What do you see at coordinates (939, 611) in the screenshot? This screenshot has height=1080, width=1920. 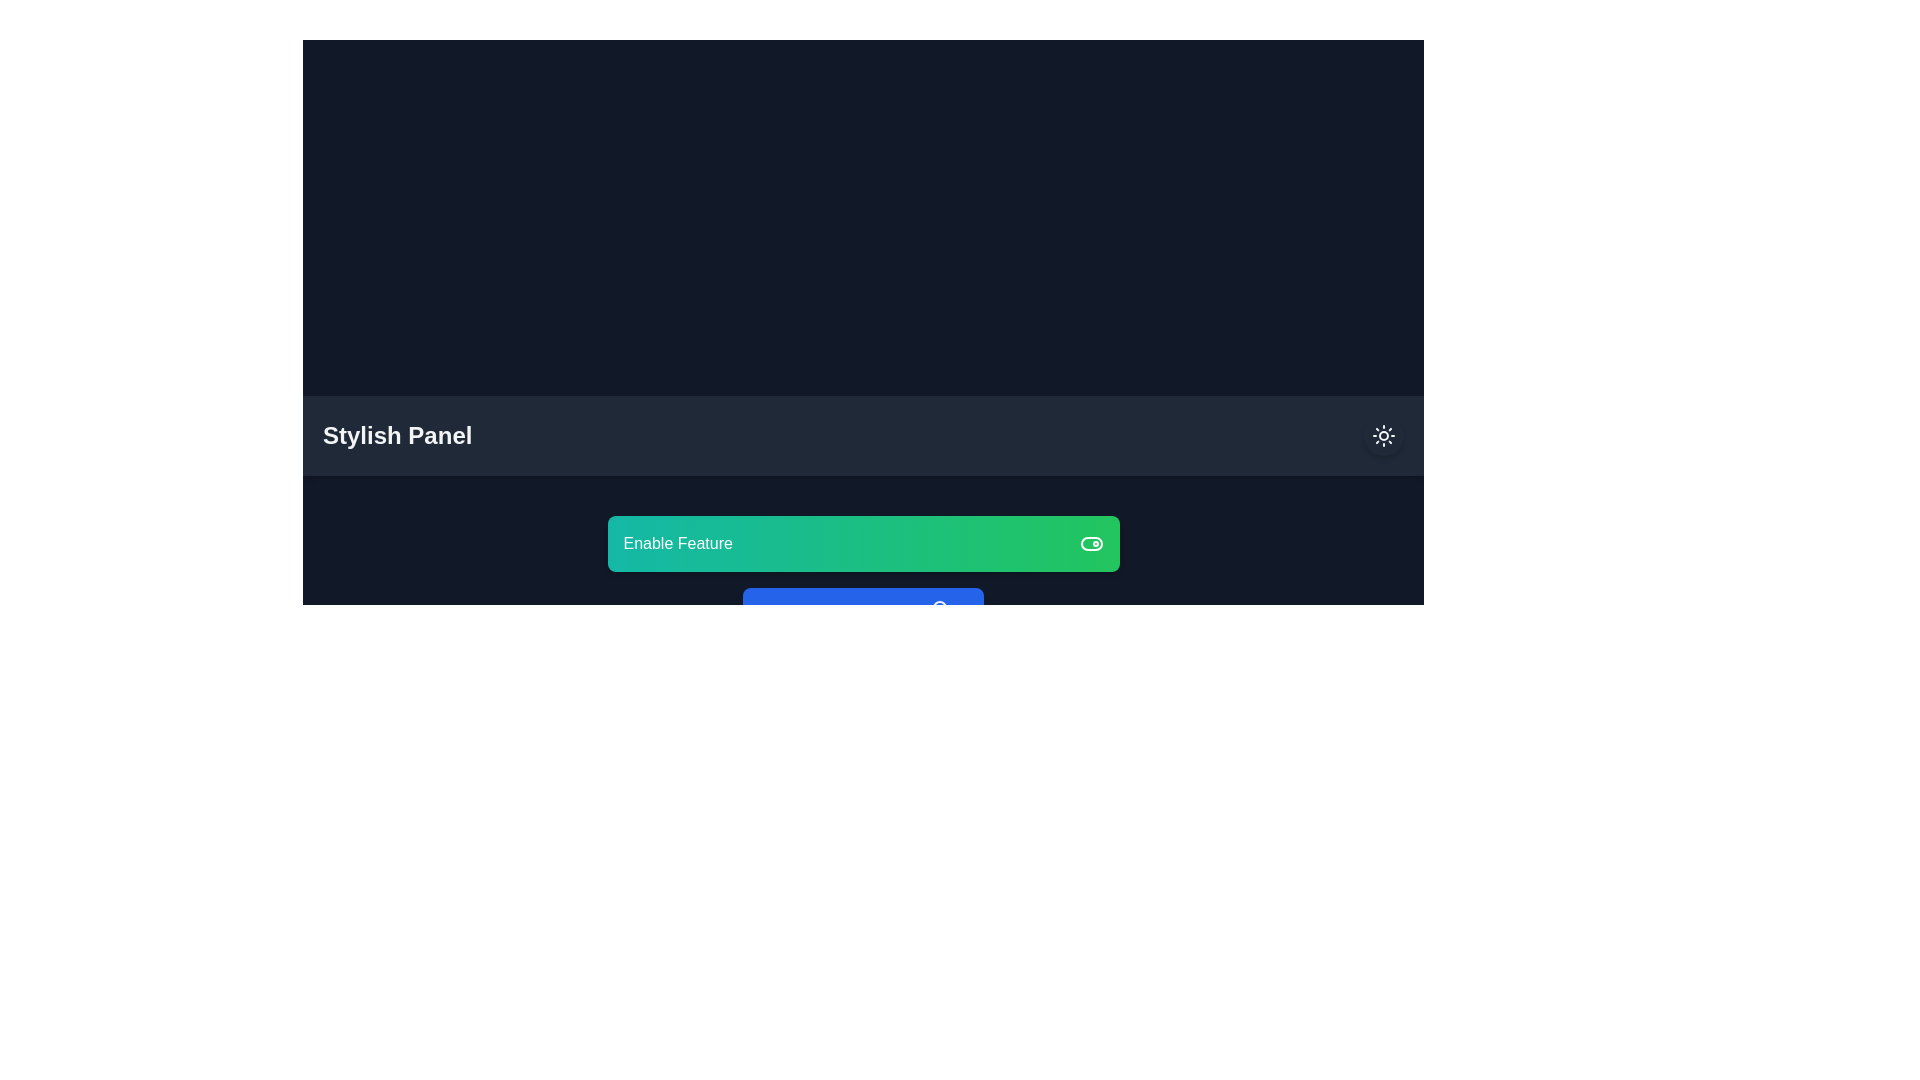 I see `the decorative notification icon located to the right side of the 'Disable Notifications' button, vertically aligned at the center` at bounding box center [939, 611].